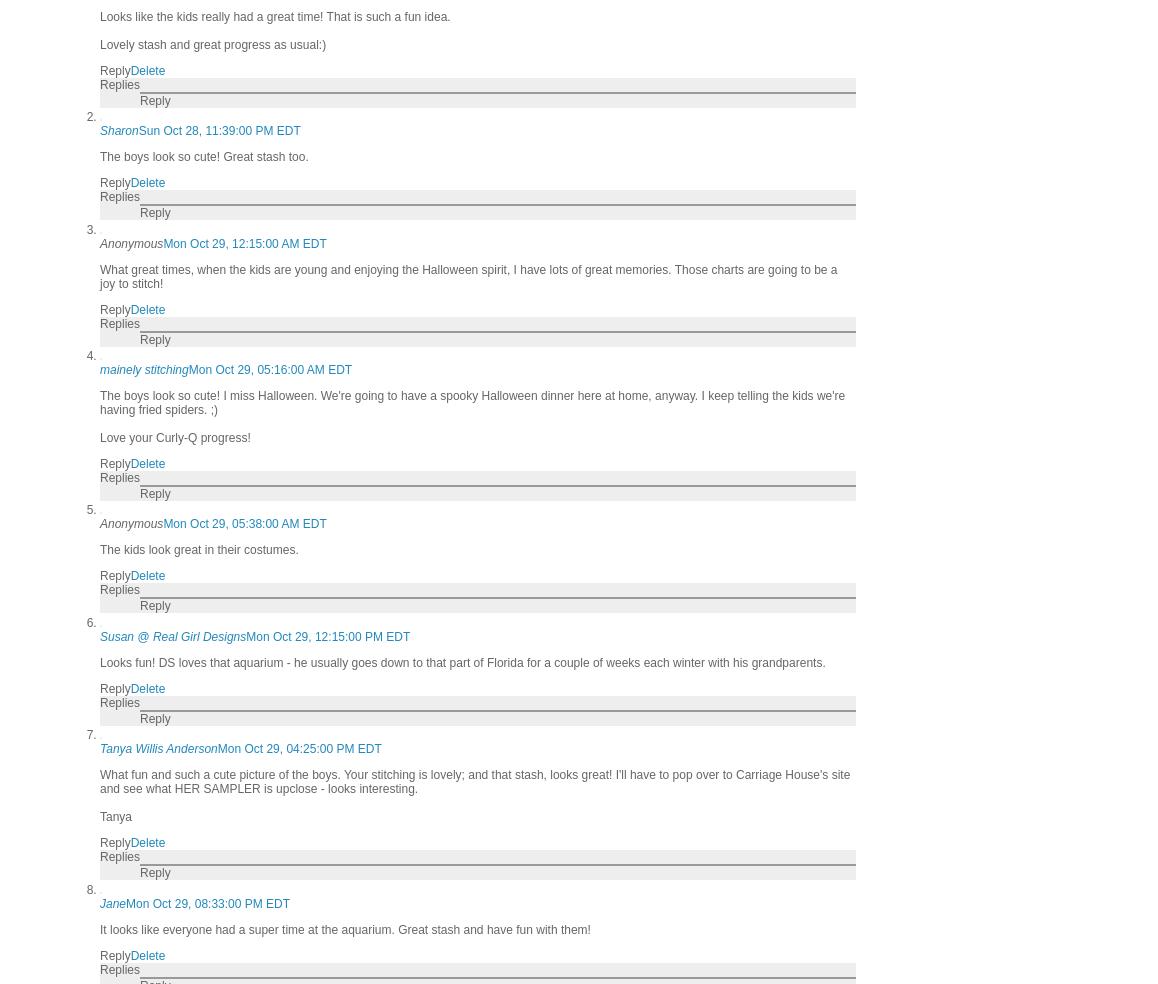  I want to click on 'Mon Oct 29, 04:25:00 PM EDT', so click(298, 748).